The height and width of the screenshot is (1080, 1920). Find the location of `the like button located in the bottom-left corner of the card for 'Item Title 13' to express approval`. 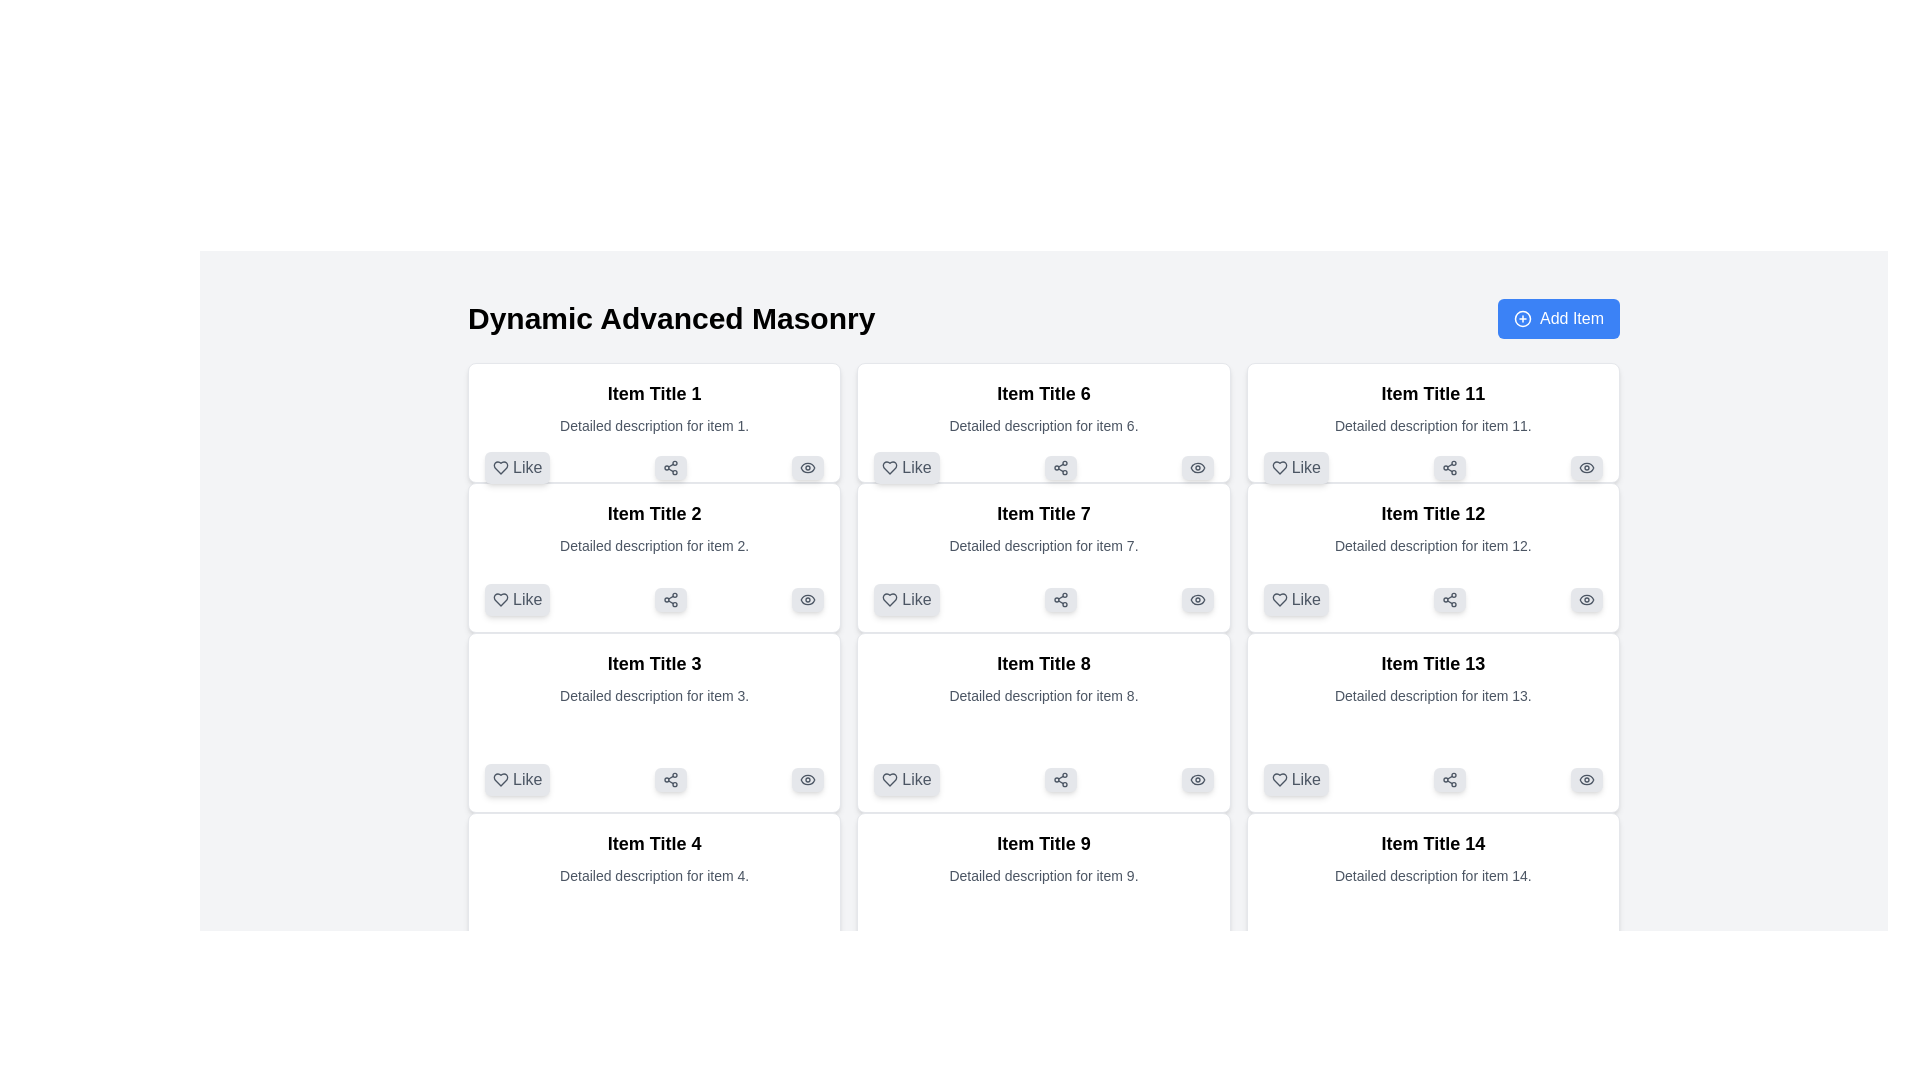

the like button located in the bottom-left corner of the card for 'Item Title 13' to express approval is located at coordinates (1296, 778).